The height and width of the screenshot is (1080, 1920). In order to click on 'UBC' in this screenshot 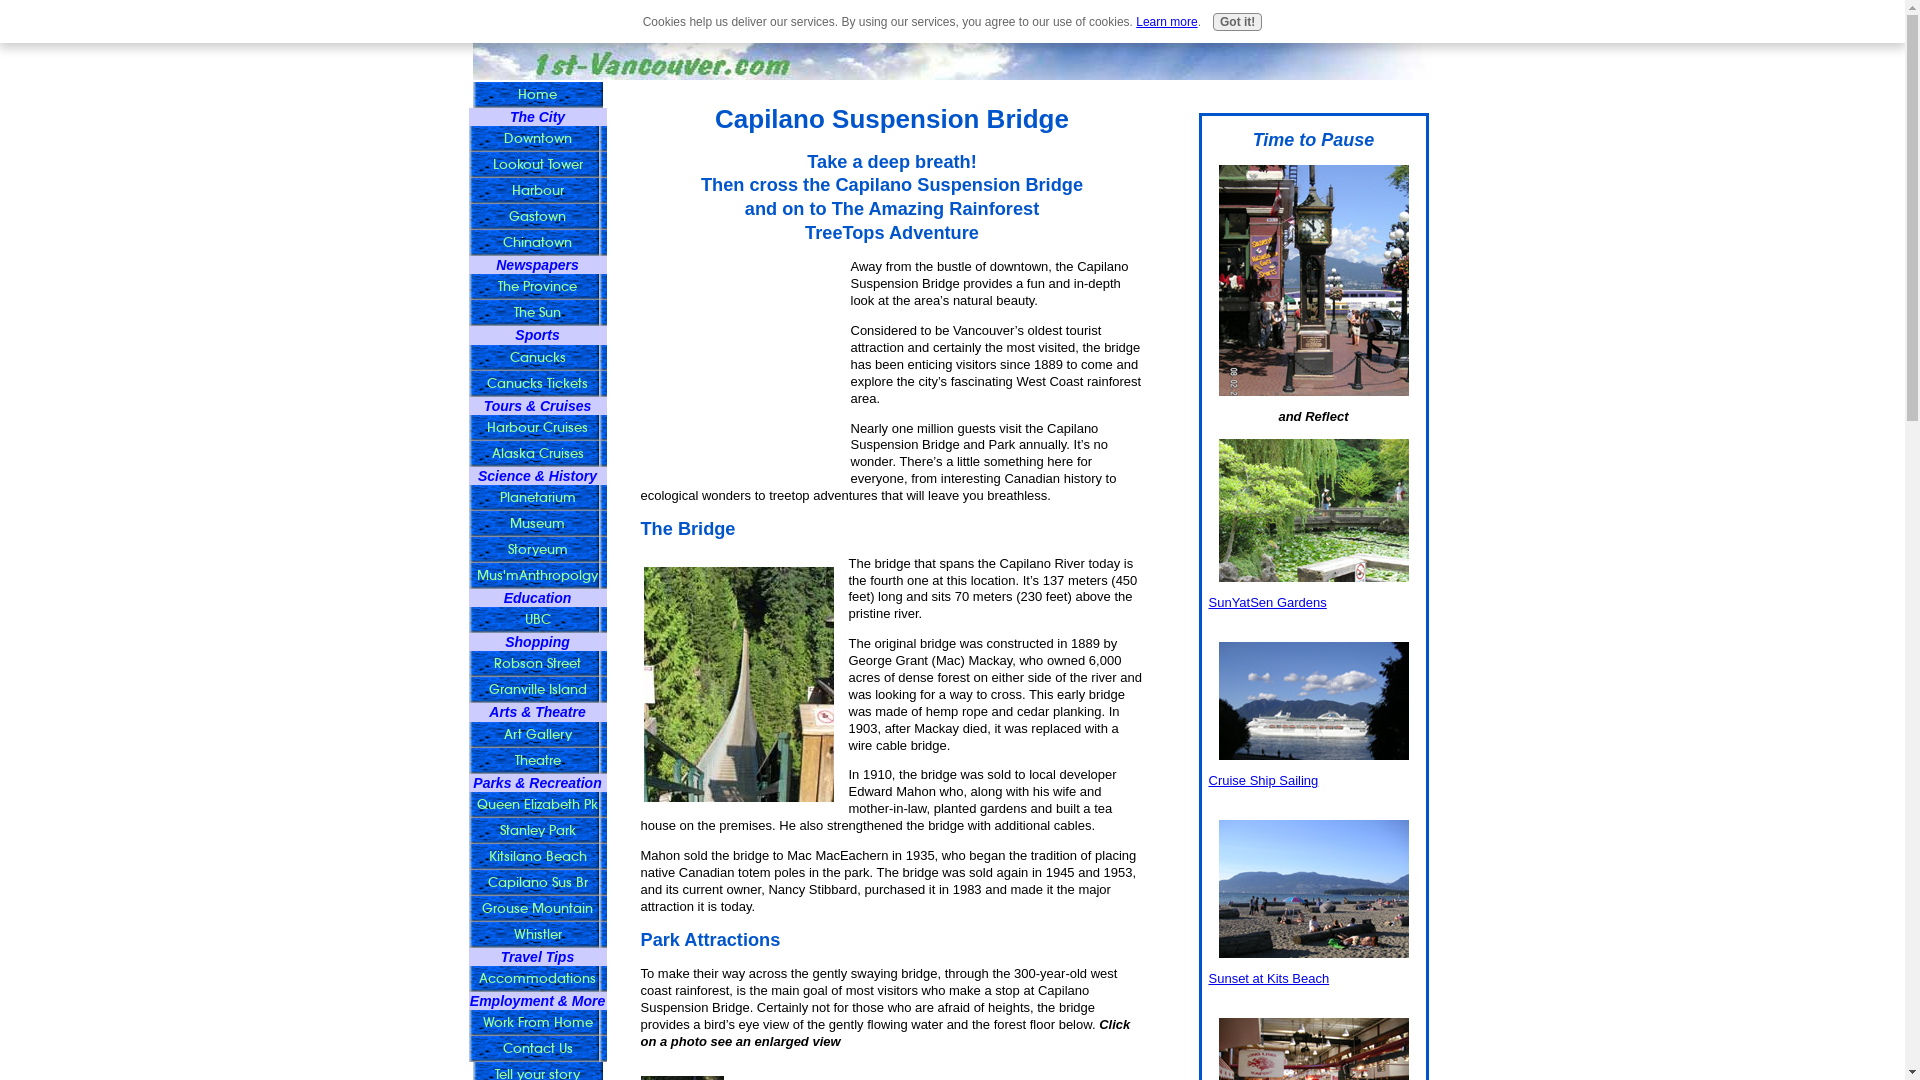, I will do `click(537, 619)`.